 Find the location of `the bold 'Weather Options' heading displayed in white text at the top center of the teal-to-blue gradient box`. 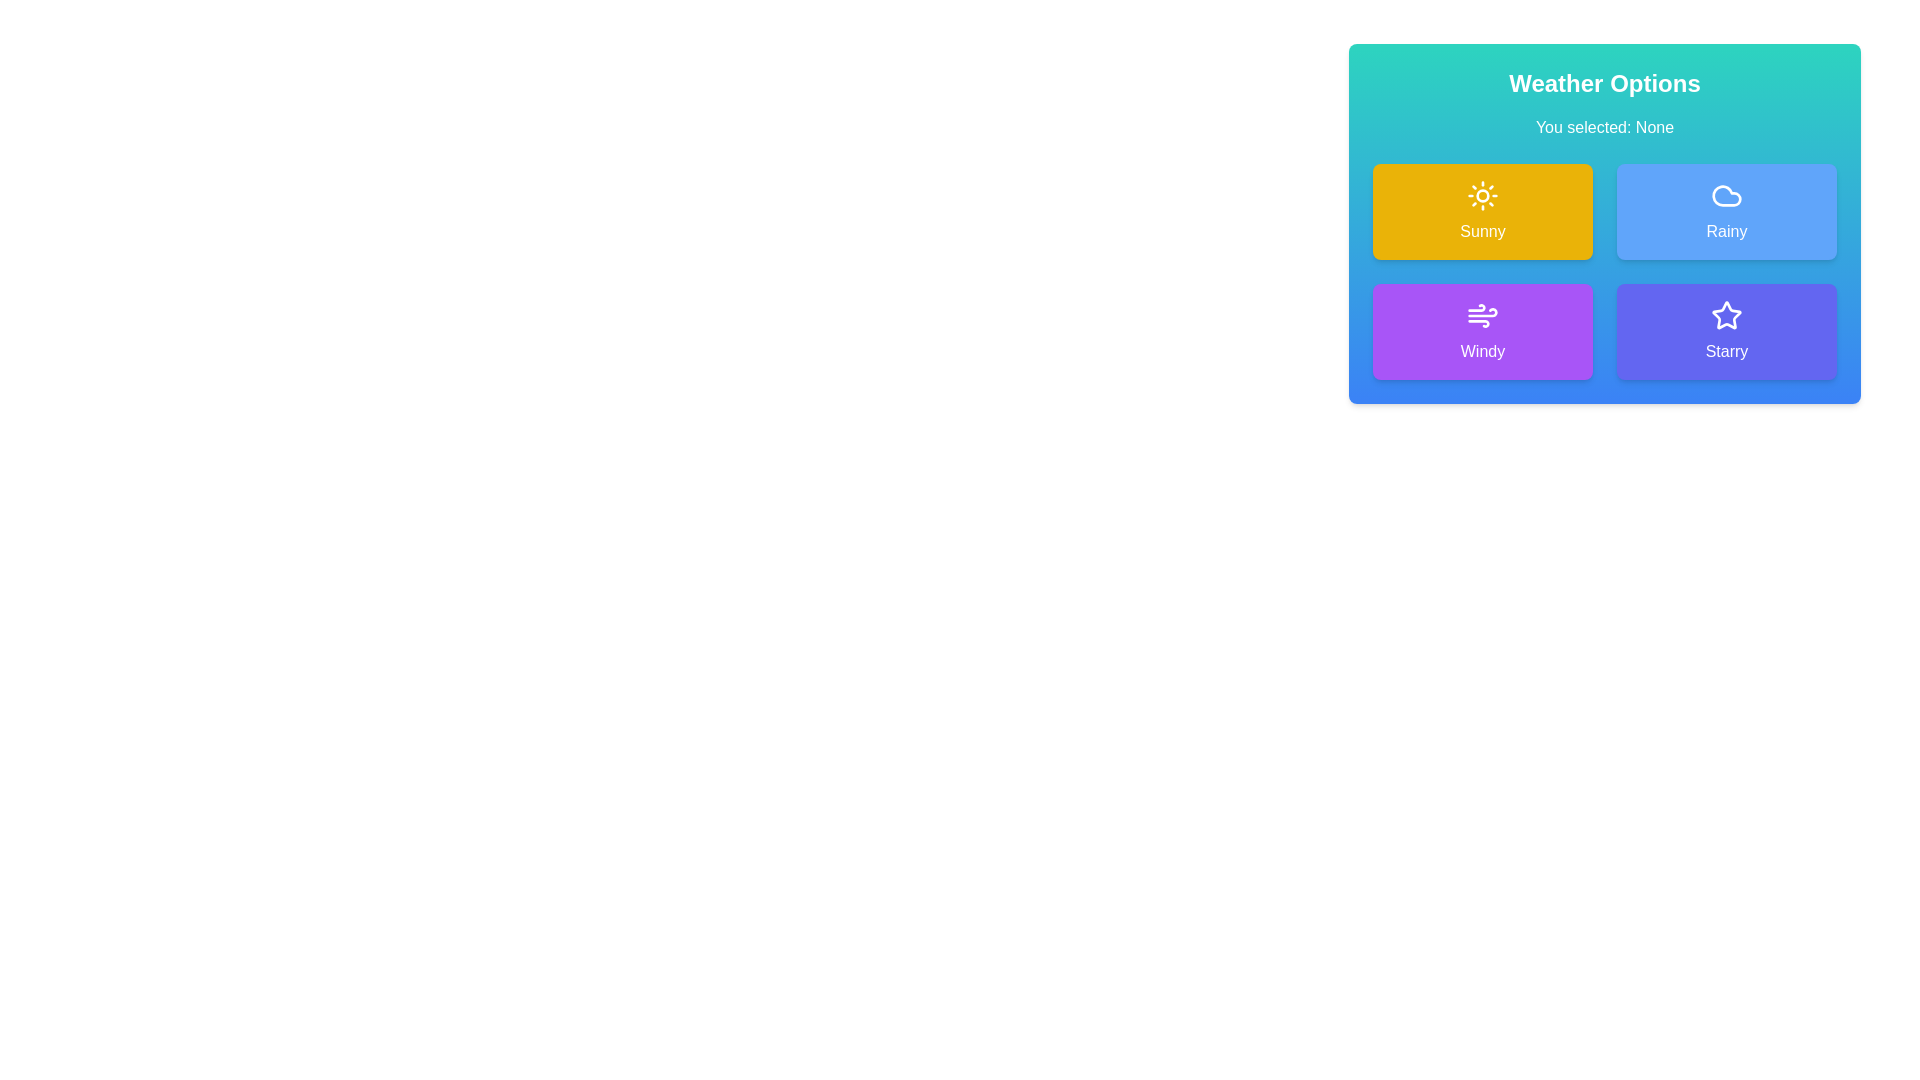

the bold 'Weather Options' heading displayed in white text at the top center of the teal-to-blue gradient box is located at coordinates (1604, 83).